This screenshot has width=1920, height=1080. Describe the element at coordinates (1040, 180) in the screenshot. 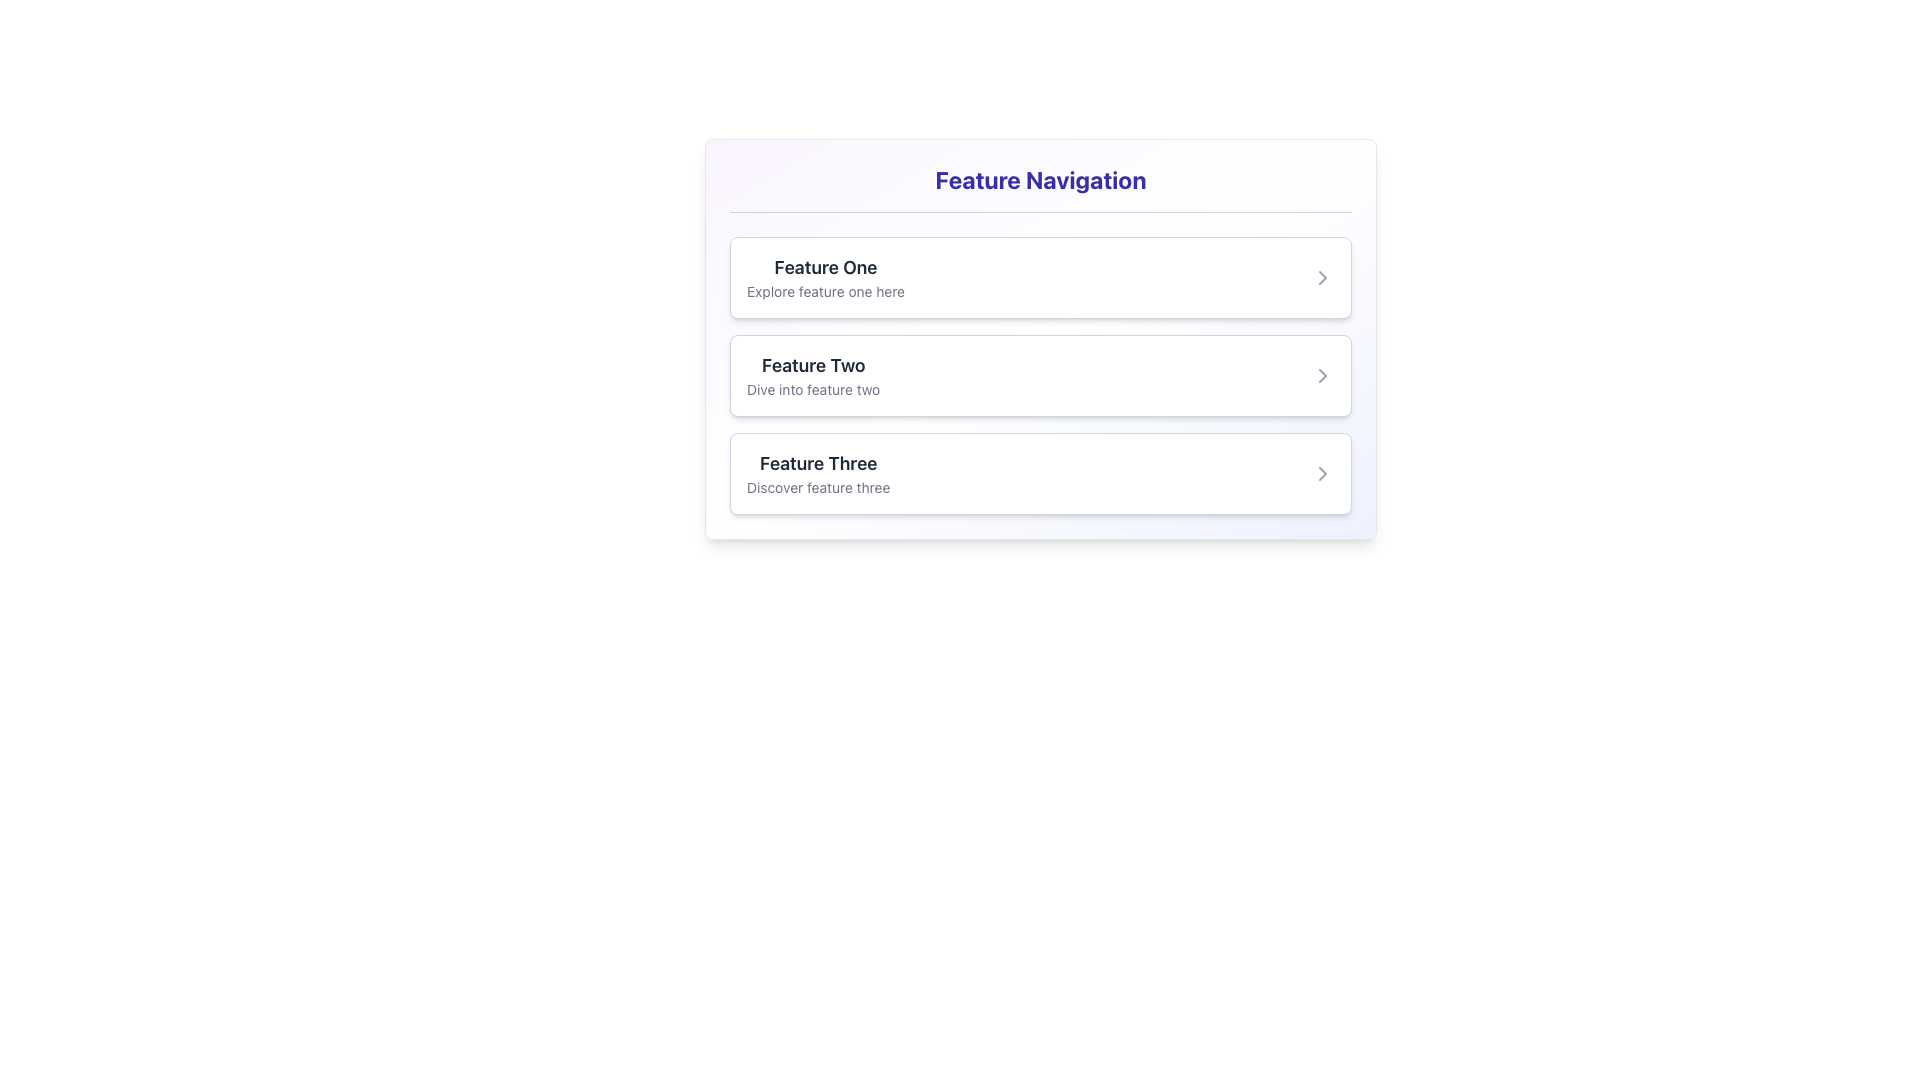

I see `header text element displaying 'Feature Navigation' in large, bold, indigo font, located at the top-center of the content section` at that location.